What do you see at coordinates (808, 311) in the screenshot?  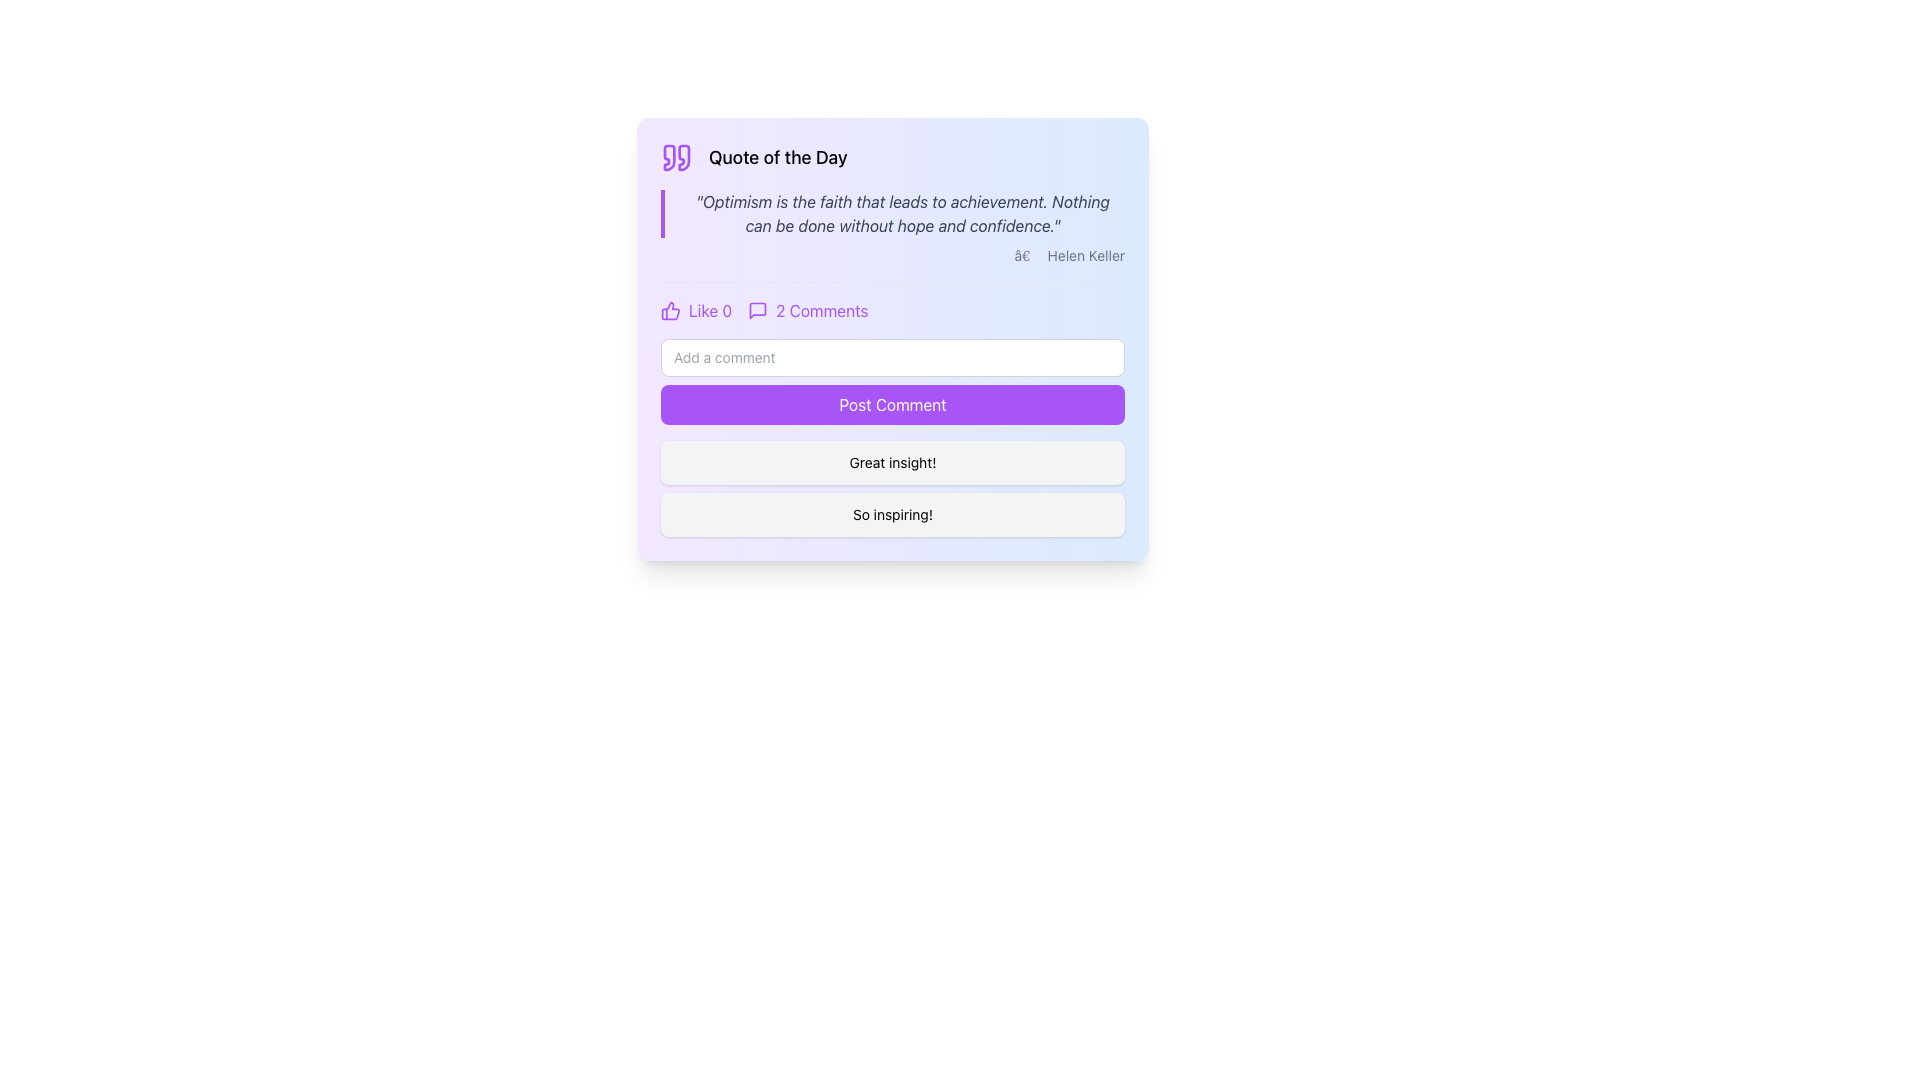 I see `the button with the text '2 Comments' and a speech bubble icon` at bounding box center [808, 311].